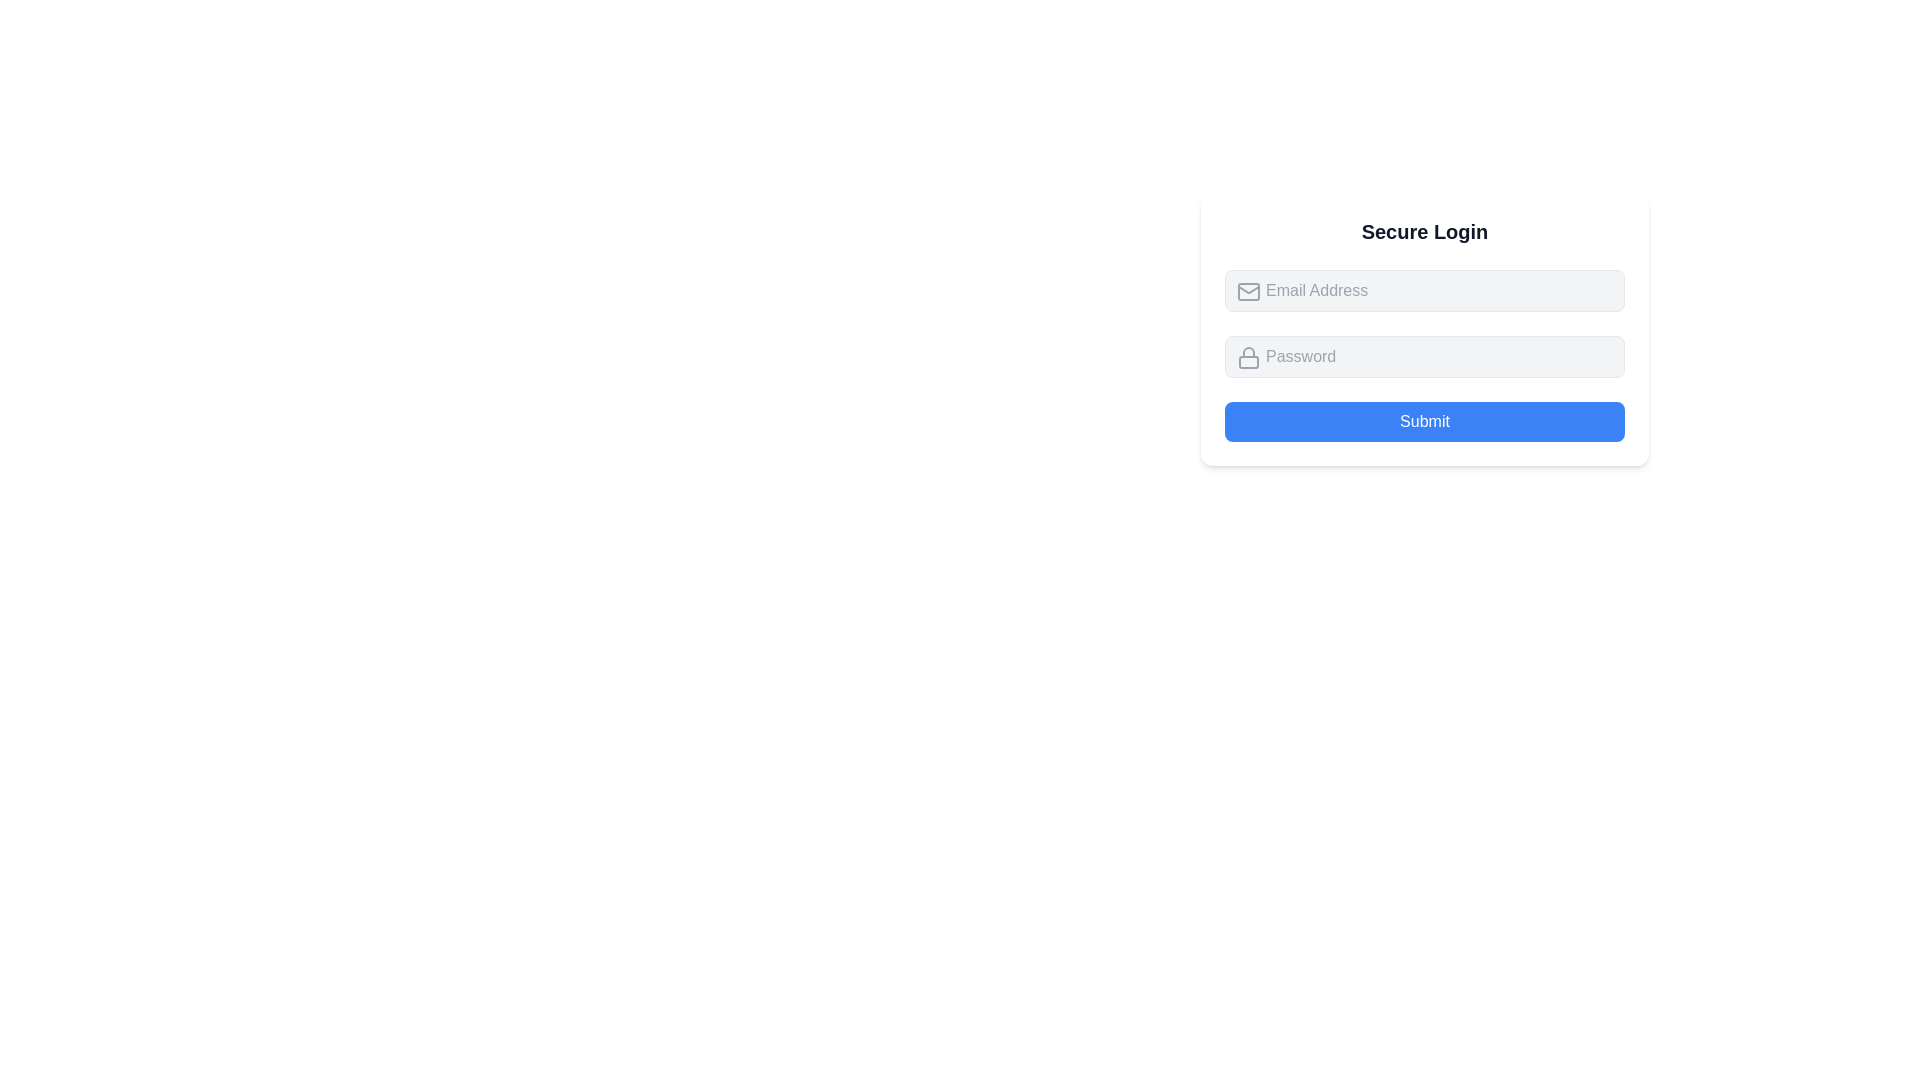 Image resolution: width=1920 pixels, height=1080 pixels. I want to click on the submit button for the 'Secure Login' form, so click(1424, 420).